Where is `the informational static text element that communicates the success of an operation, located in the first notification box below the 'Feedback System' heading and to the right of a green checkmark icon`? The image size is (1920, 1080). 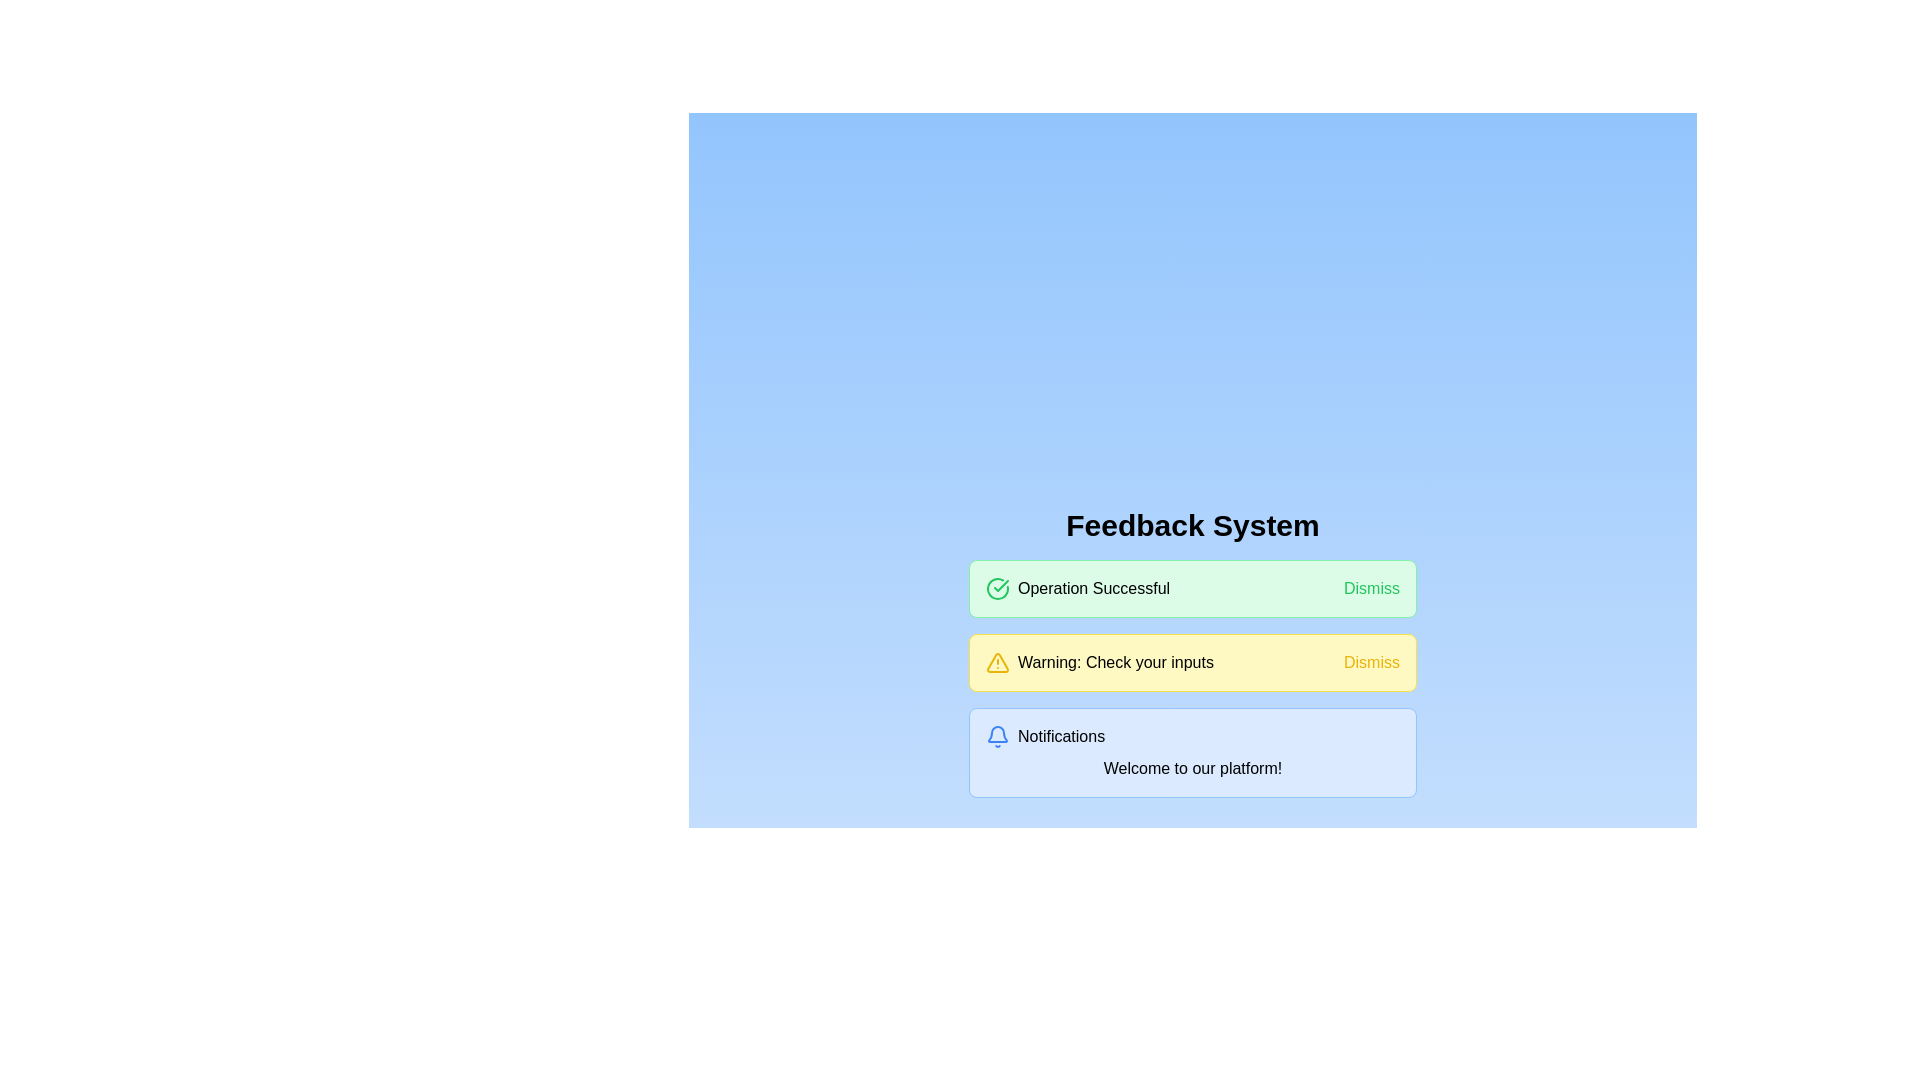
the informational static text element that communicates the success of an operation, located in the first notification box below the 'Feedback System' heading and to the right of a green checkmark icon is located at coordinates (1093, 588).